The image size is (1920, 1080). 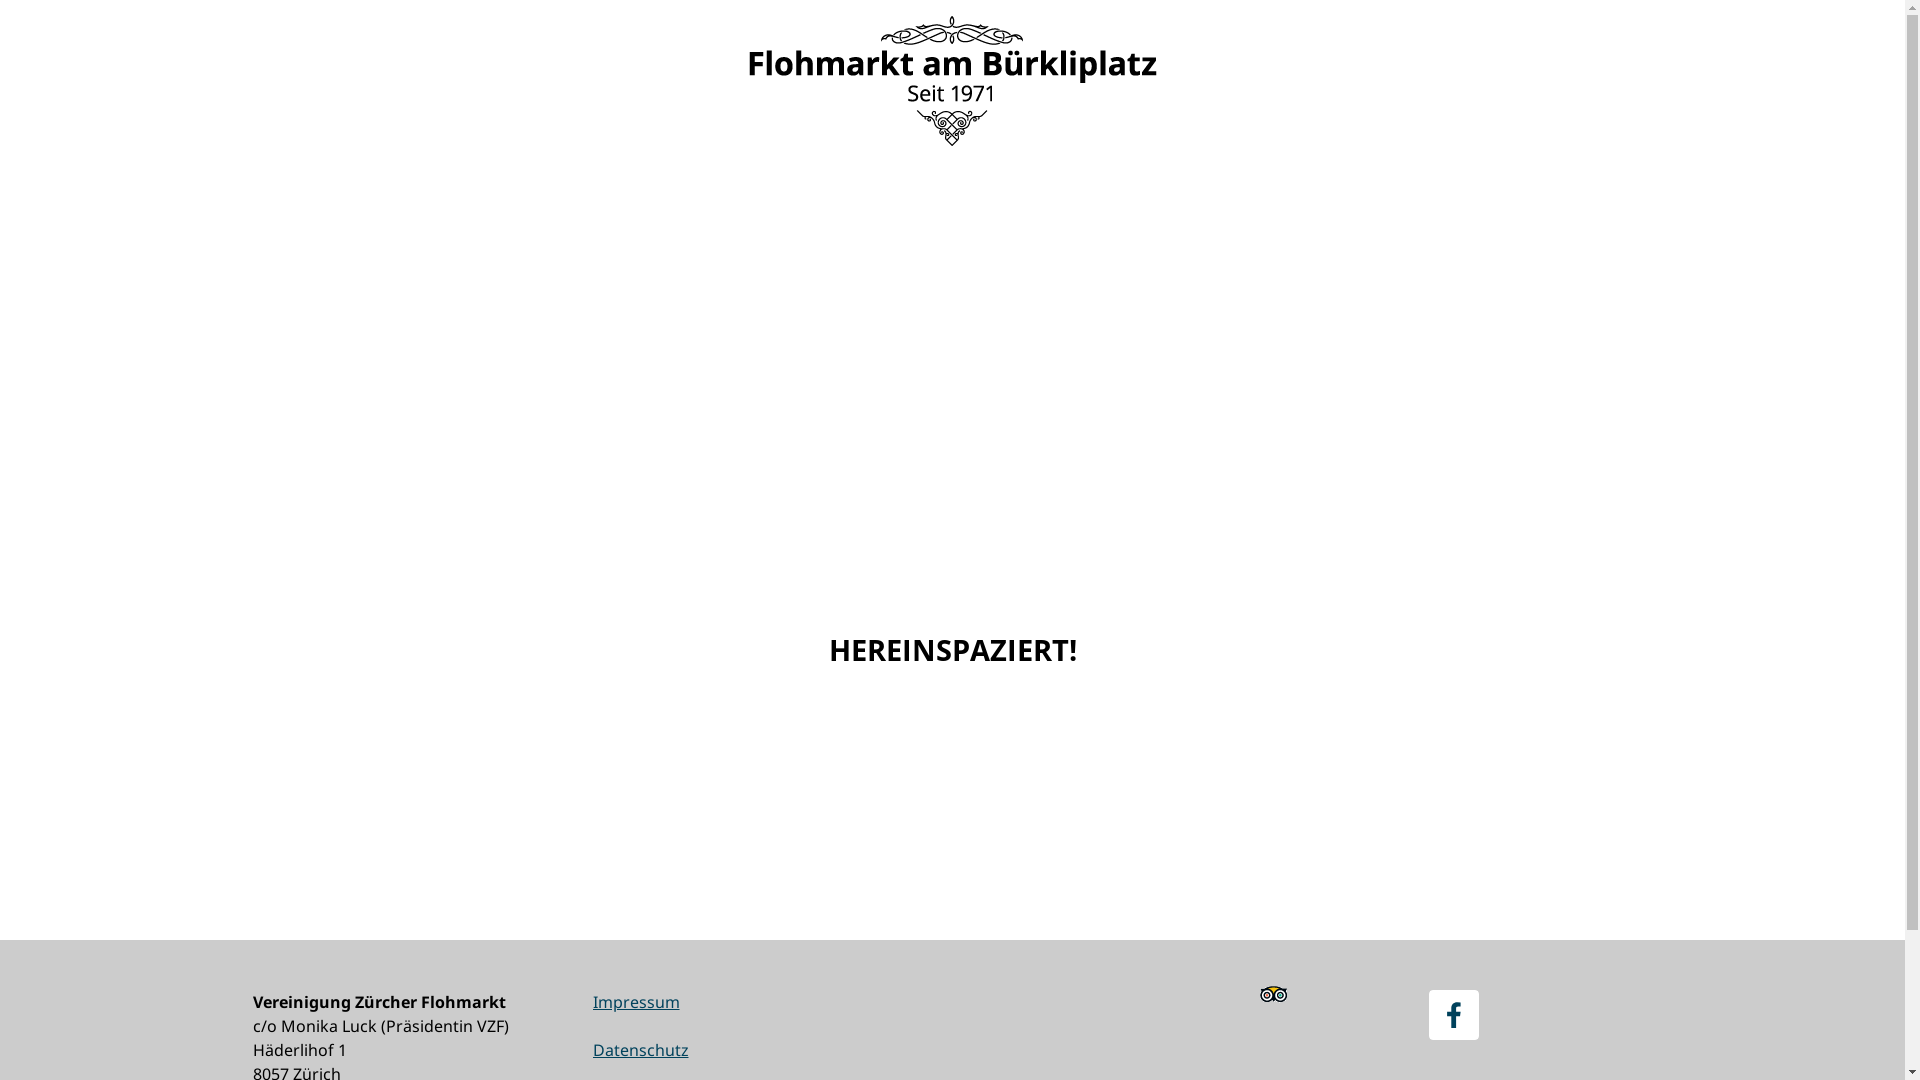 I want to click on 'HEREINSPAZIERT!', so click(x=950, y=650).